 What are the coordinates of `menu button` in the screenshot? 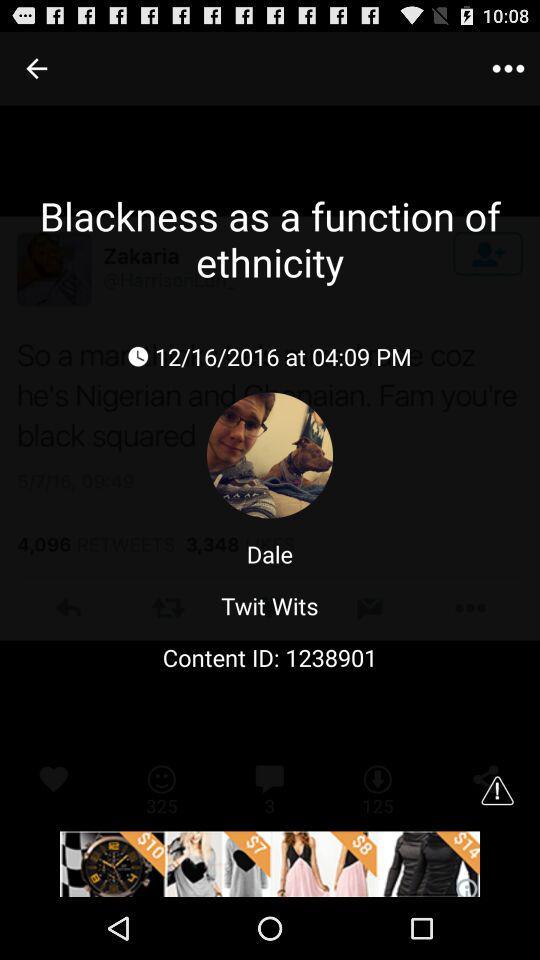 It's located at (508, 68).